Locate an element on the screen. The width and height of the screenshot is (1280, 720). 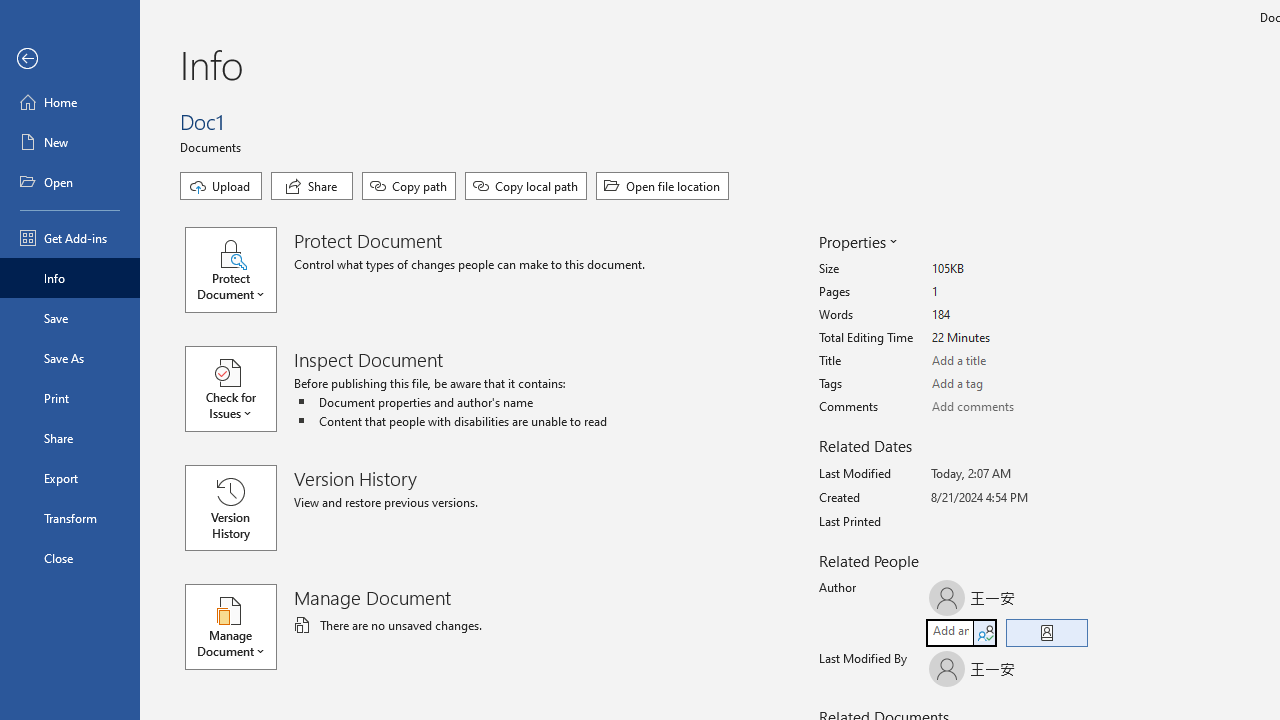
'Title' is located at coordinates (1006, 361).